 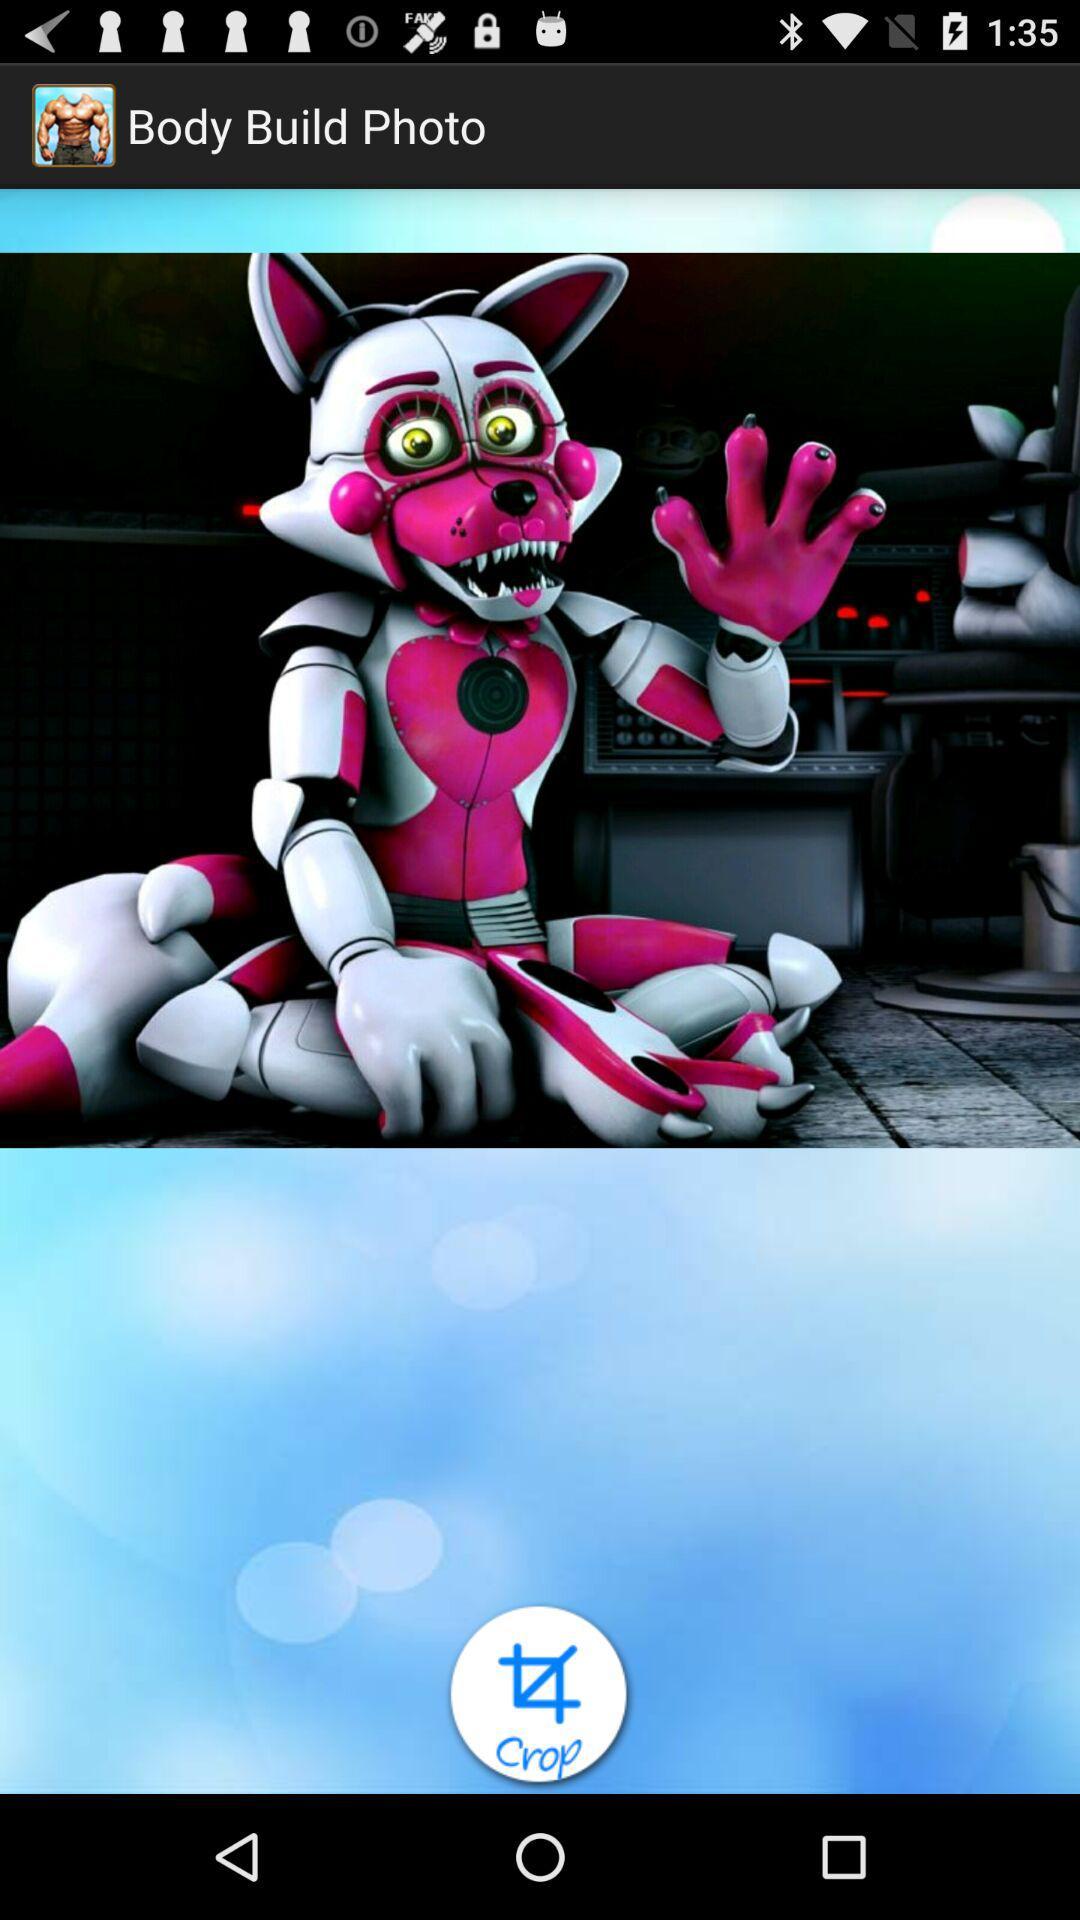 I want to click on crop the size of photo option, so click(x=540, y=1696).